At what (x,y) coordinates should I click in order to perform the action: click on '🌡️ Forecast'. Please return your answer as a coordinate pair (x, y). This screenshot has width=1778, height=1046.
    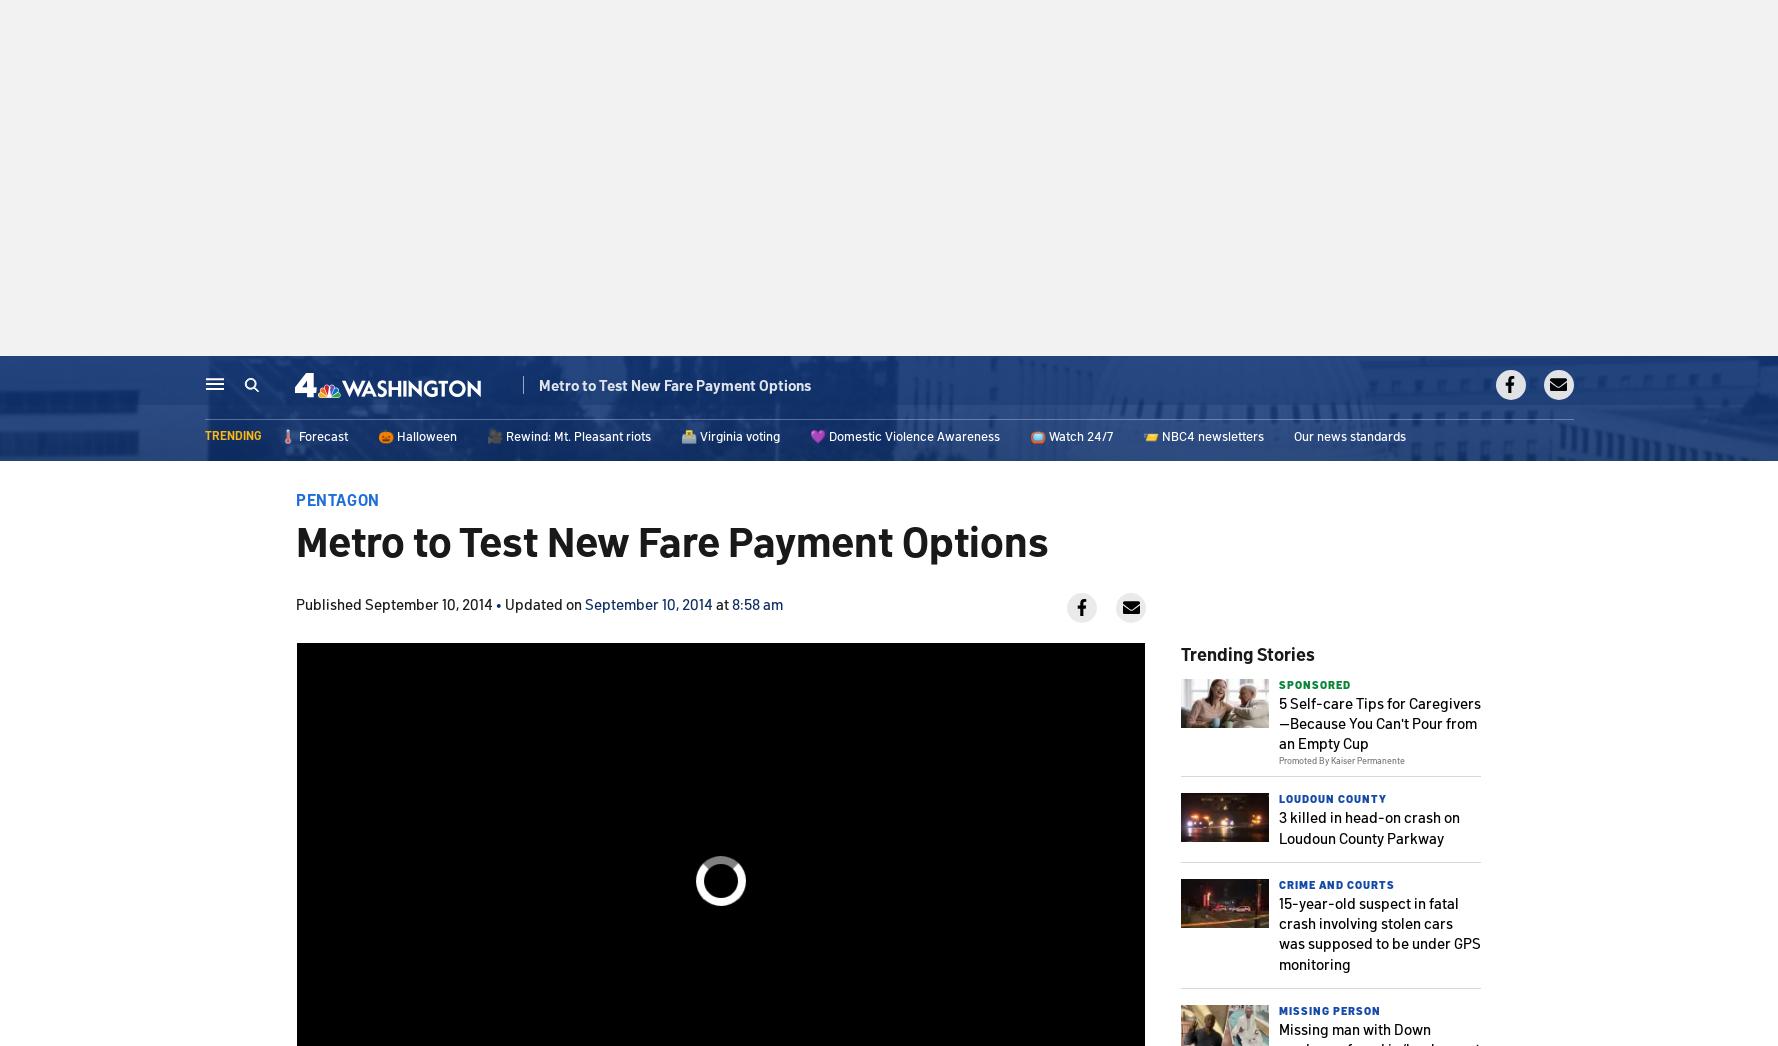
    Looking at the image, I should click on (312, 438).